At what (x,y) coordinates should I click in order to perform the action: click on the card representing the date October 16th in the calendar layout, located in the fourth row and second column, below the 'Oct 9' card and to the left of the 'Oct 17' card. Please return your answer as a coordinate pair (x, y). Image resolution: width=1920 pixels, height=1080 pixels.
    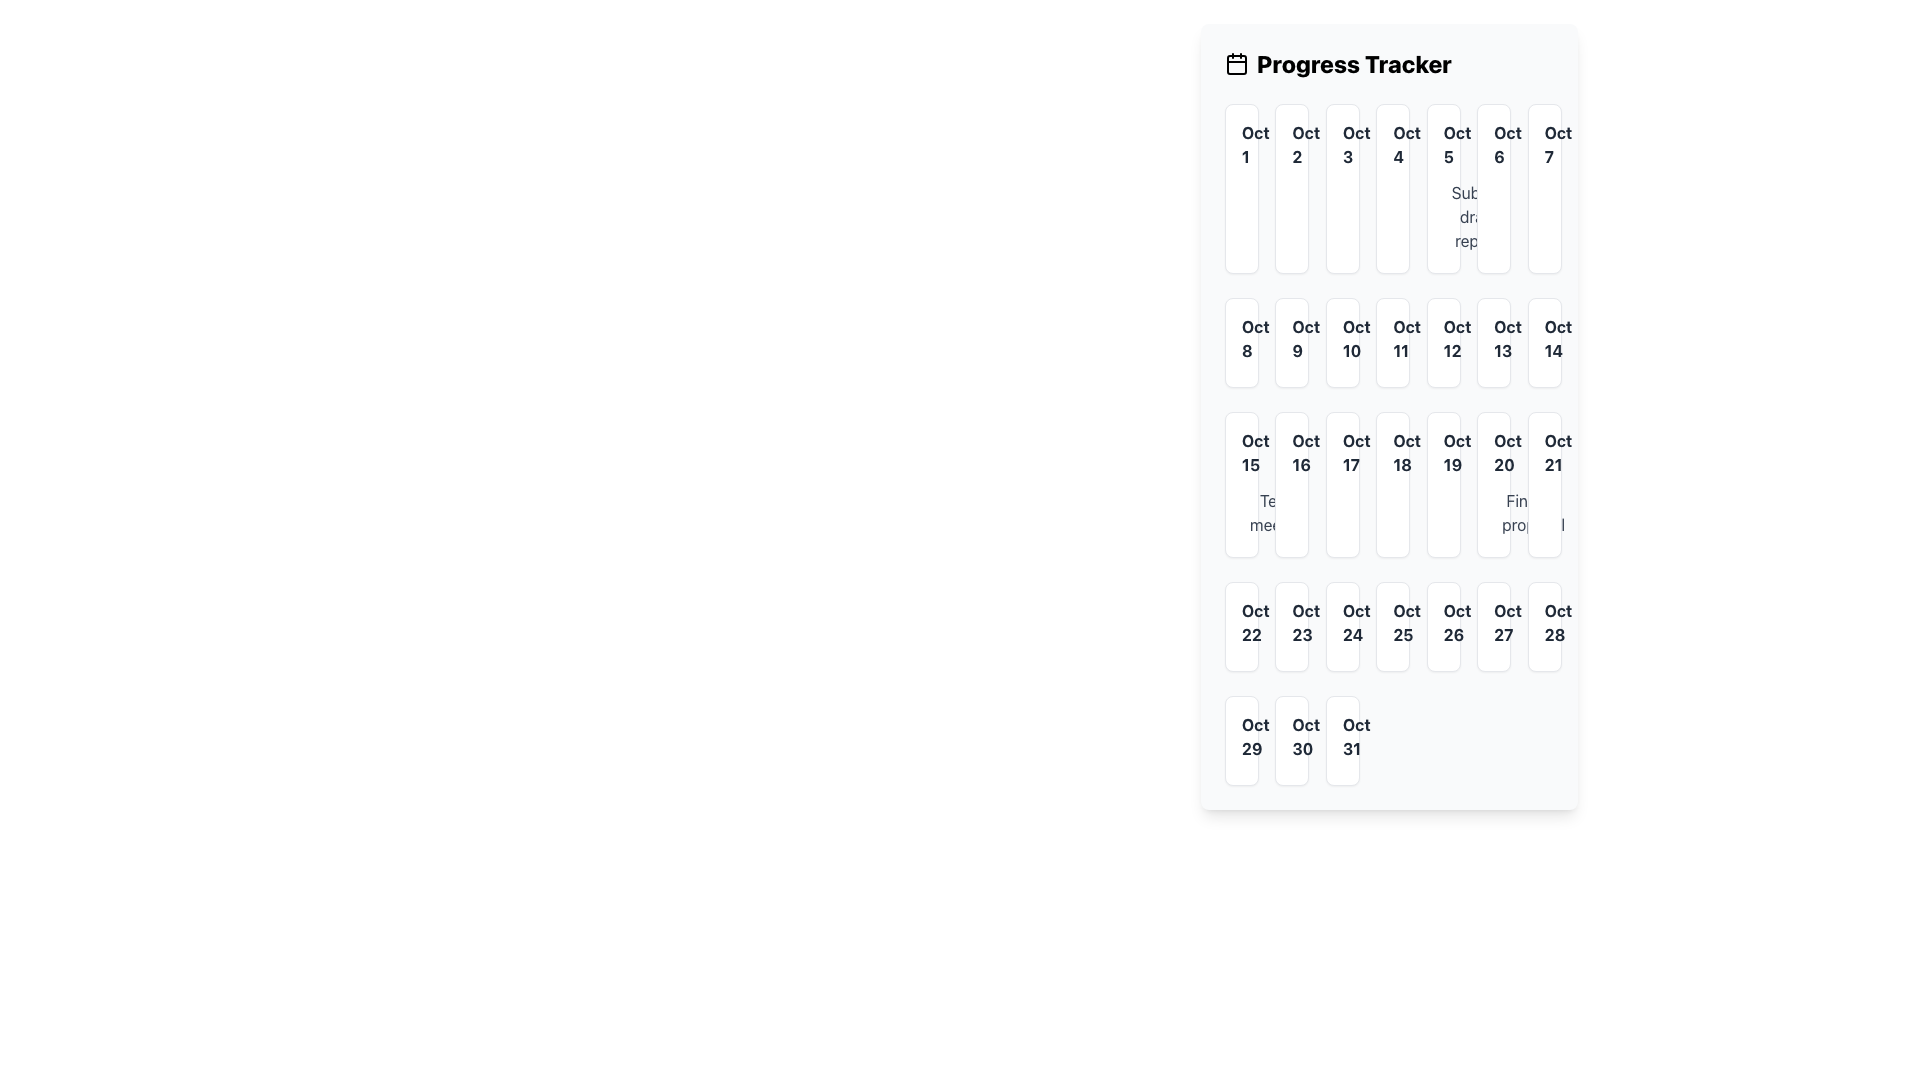
    Looking at the image, I should click on (1292, 485).